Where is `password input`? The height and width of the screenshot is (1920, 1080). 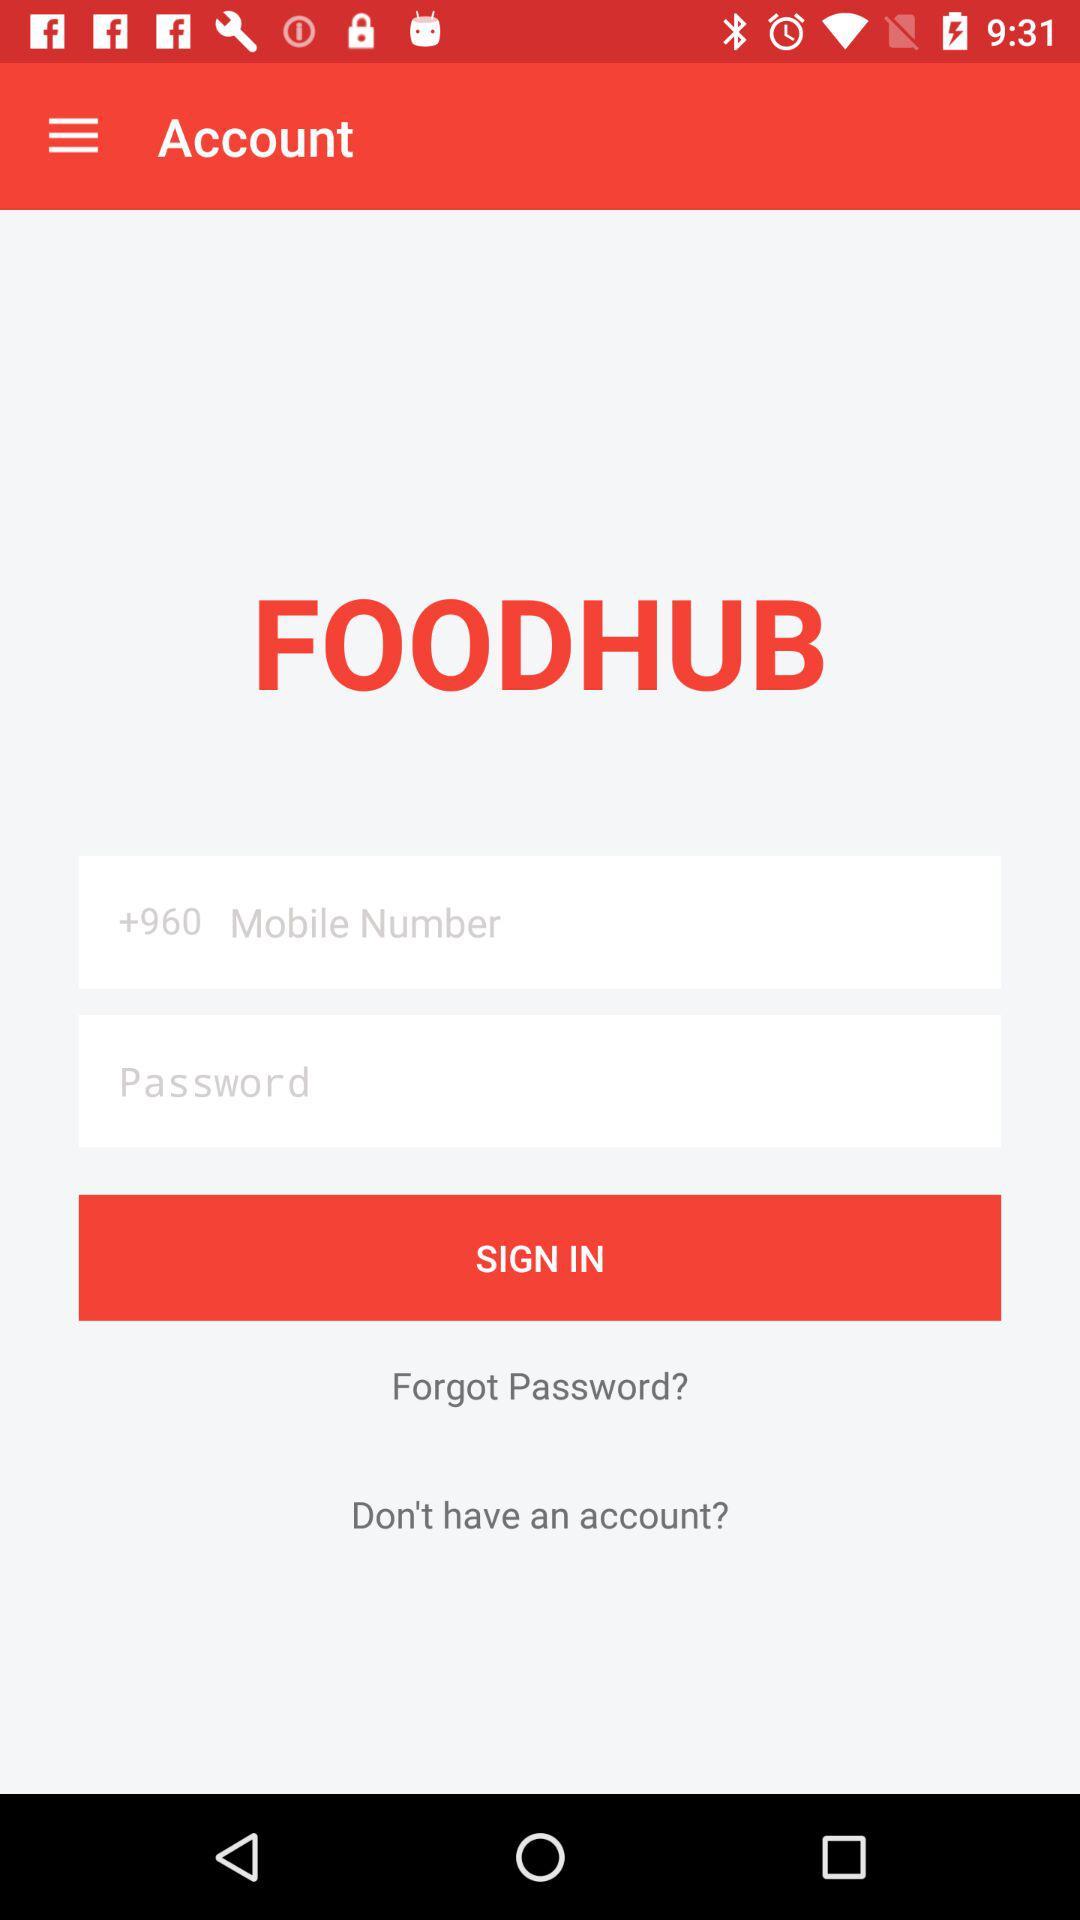
password input is located at coordinates (540, 1080).